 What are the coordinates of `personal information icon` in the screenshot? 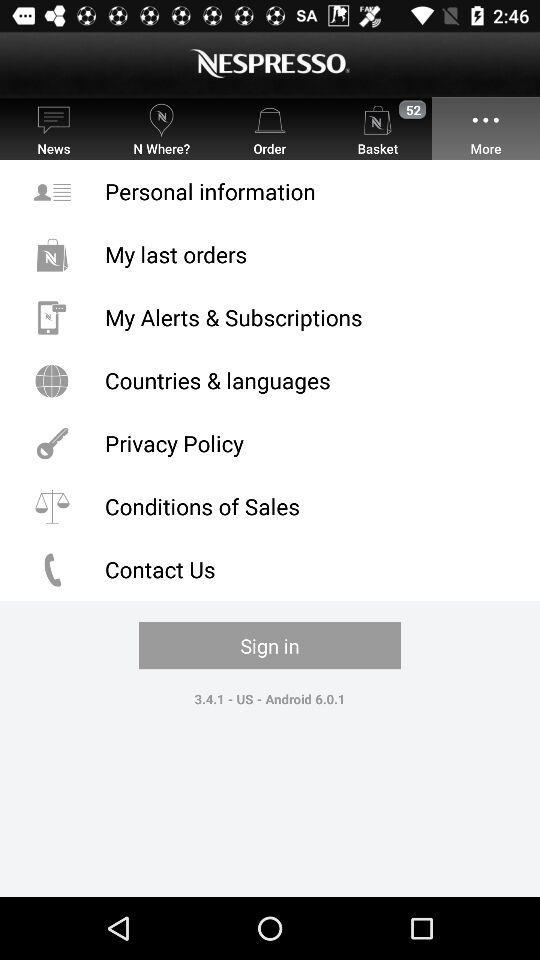 It's located at (270, 191).